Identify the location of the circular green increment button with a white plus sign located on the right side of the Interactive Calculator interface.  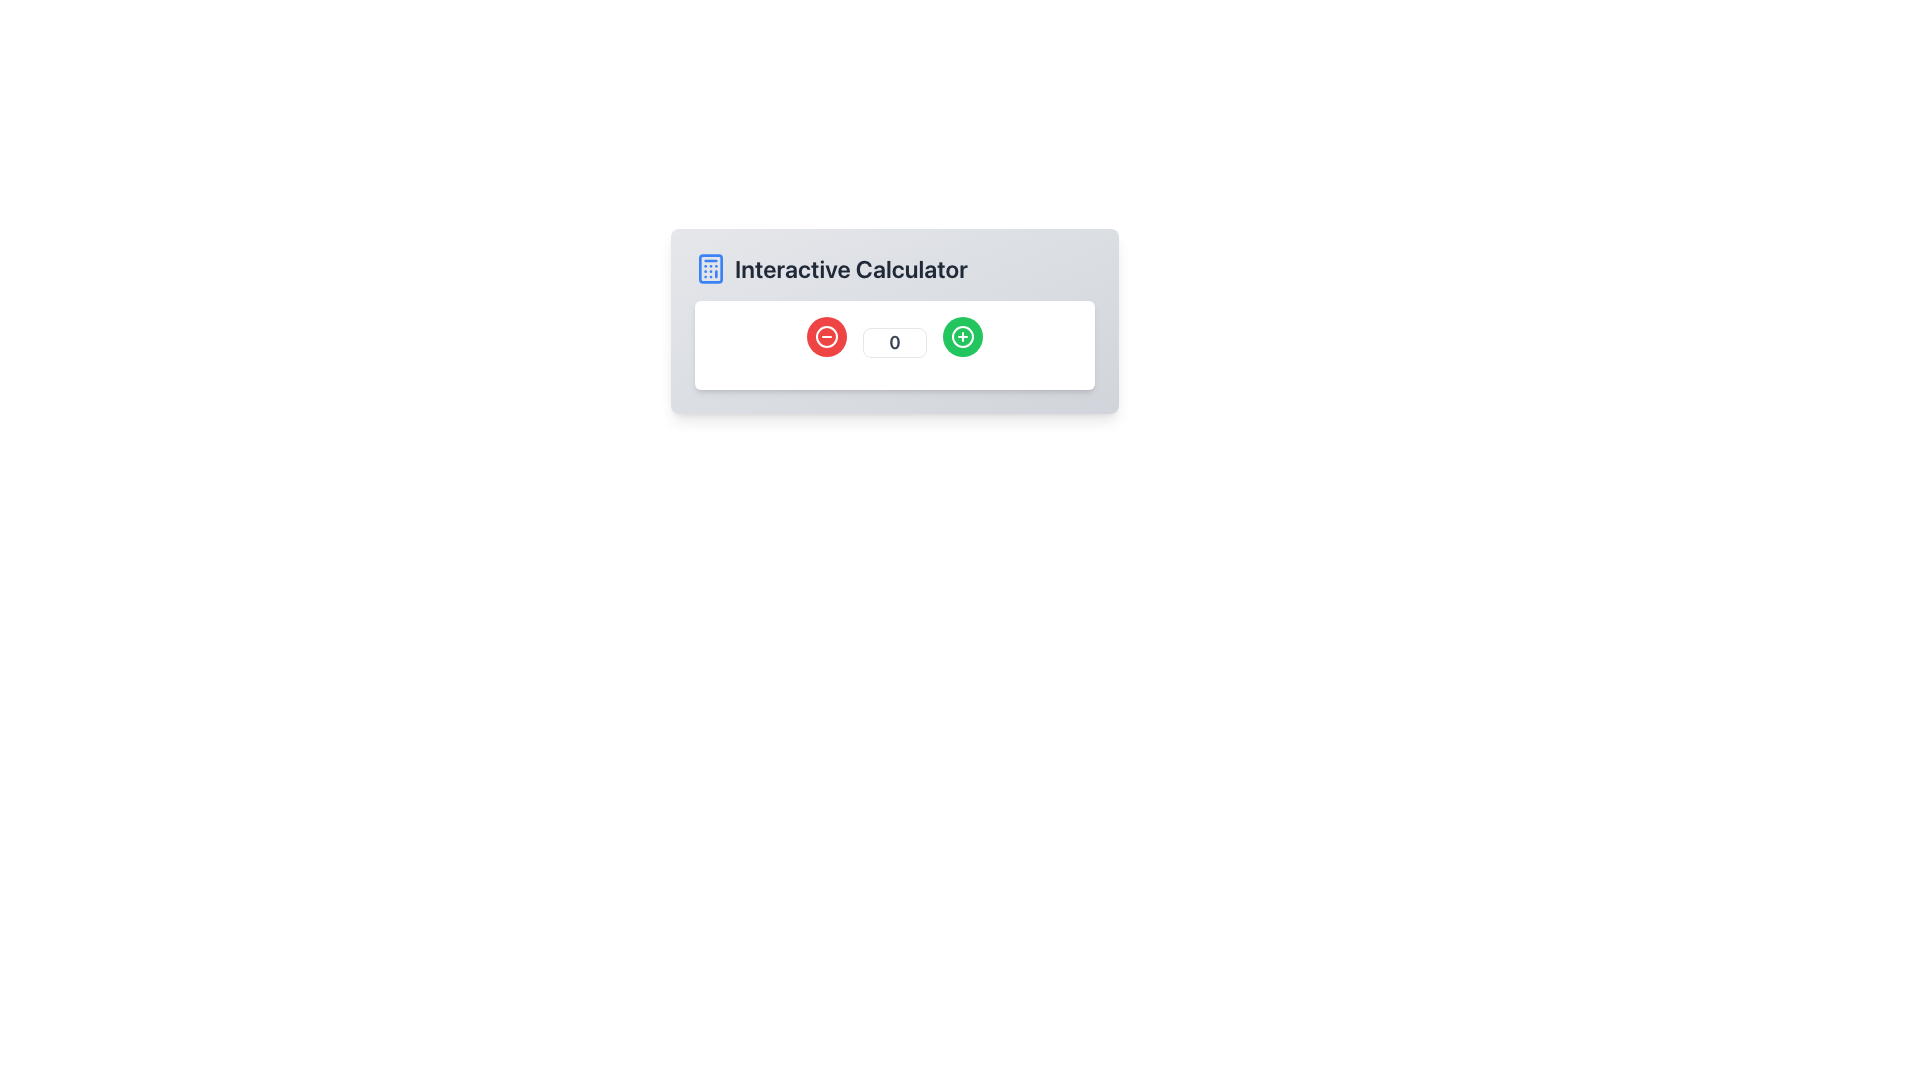
(963, 335).